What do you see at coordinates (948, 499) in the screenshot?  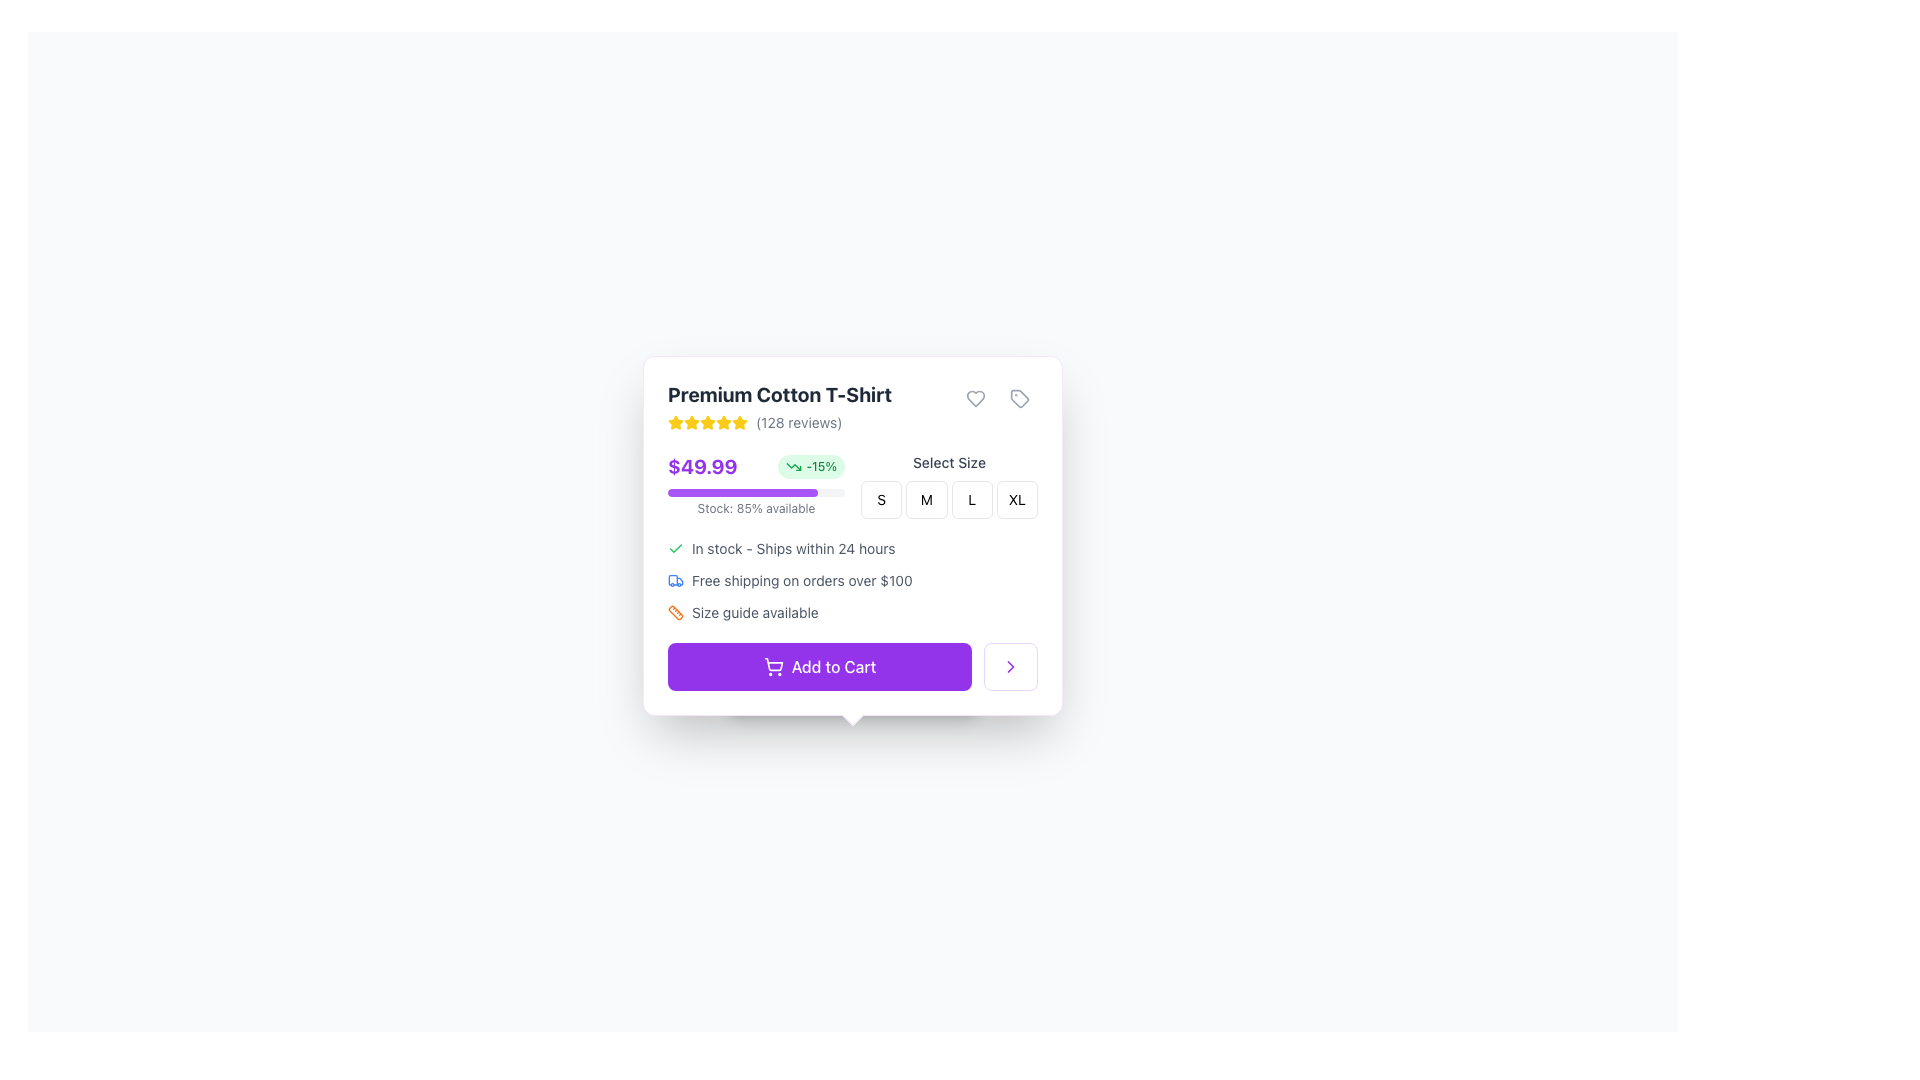 I see `the 'M' button in the size-selection widget` at bounding box center [948, 499].